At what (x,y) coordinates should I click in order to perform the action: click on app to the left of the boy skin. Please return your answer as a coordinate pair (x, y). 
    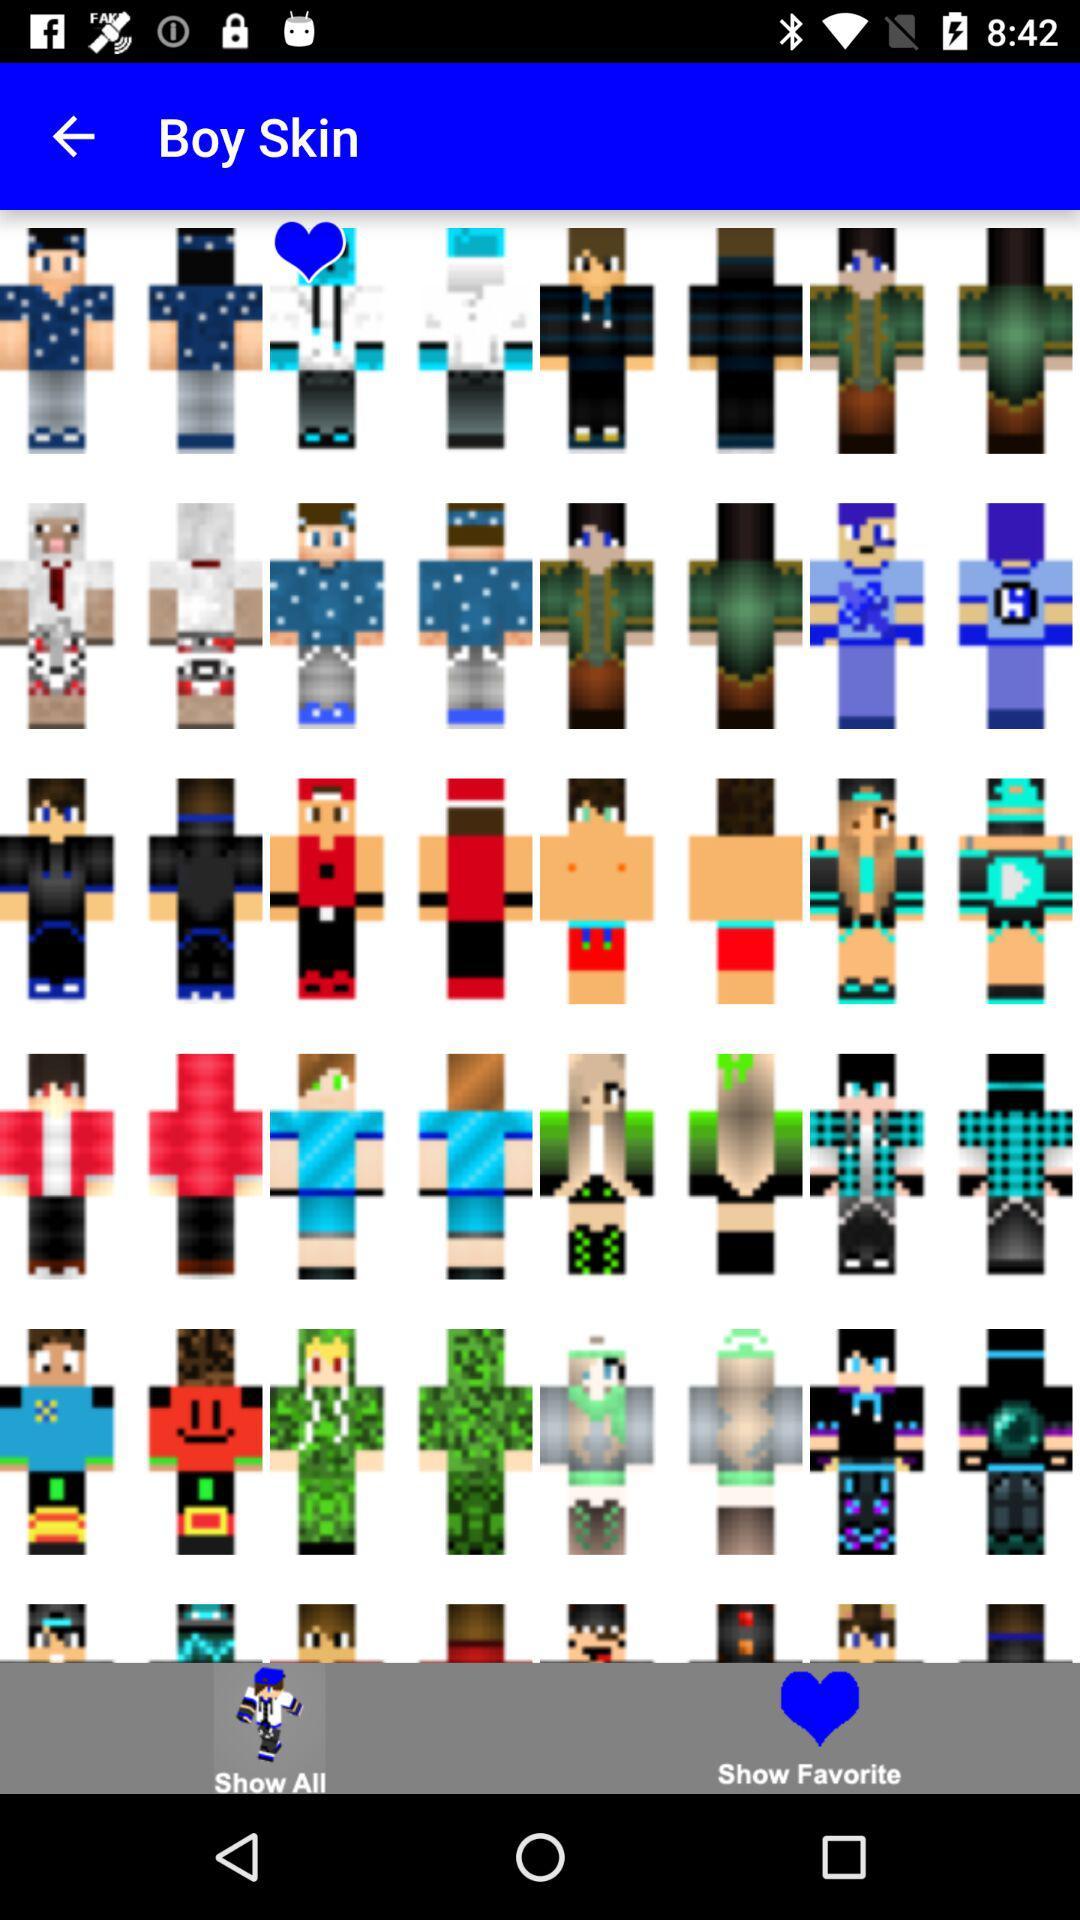
    Looking at the image, I should click on (72, 135).